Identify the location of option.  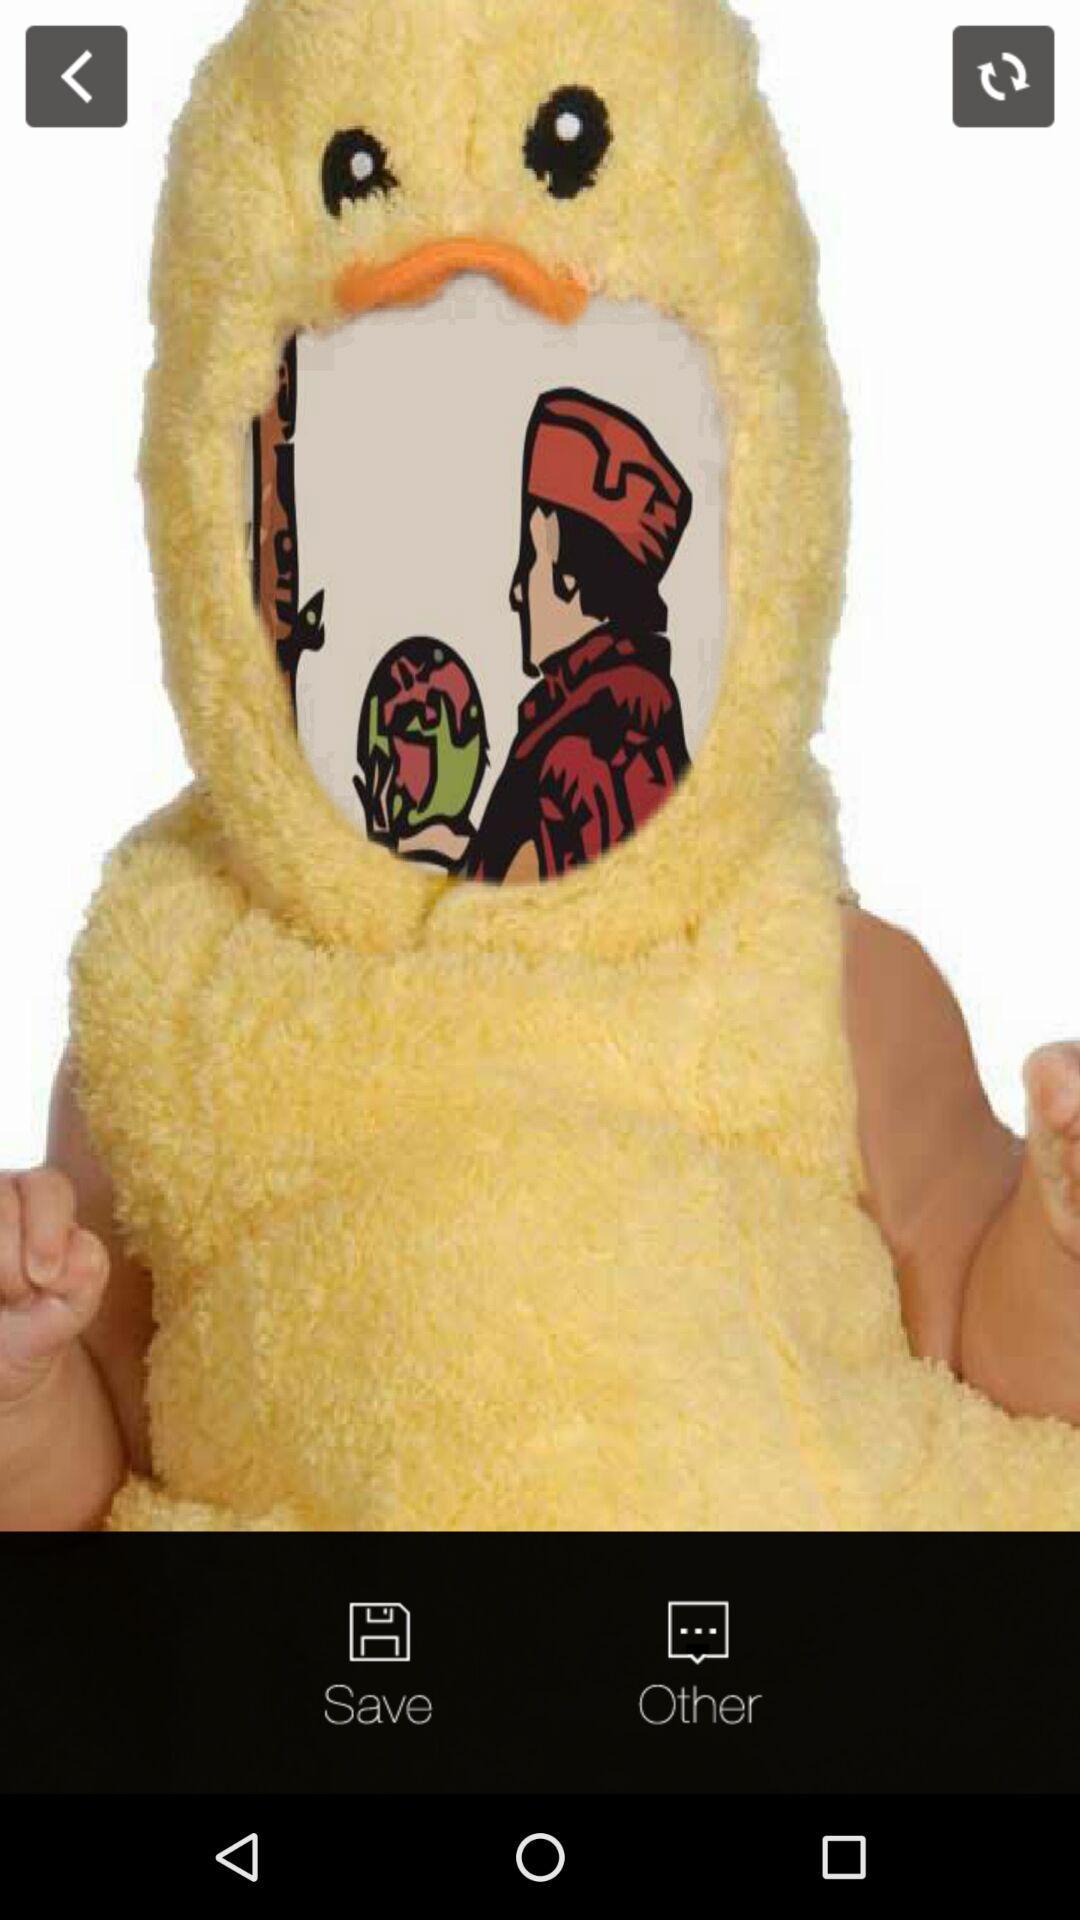
(382, 1662).